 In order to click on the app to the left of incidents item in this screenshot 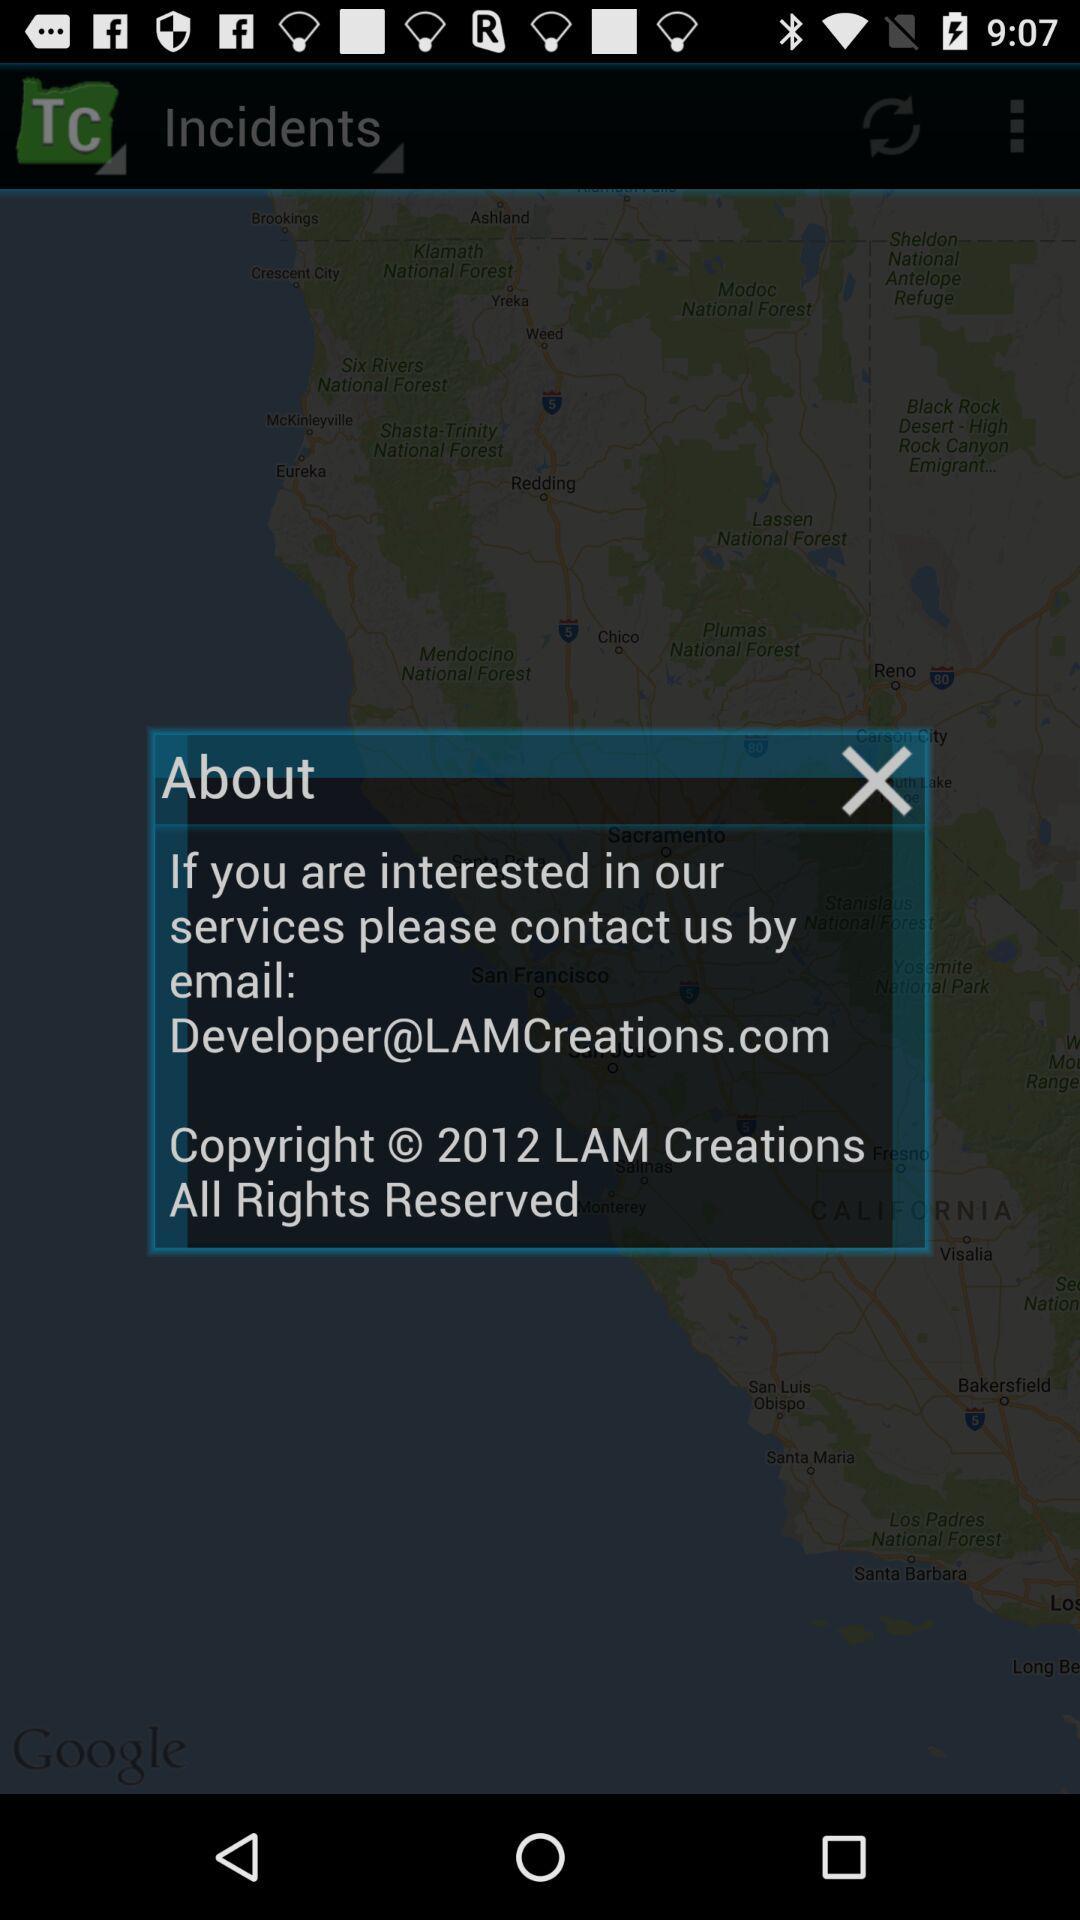, I will do `click(72, 124)`.